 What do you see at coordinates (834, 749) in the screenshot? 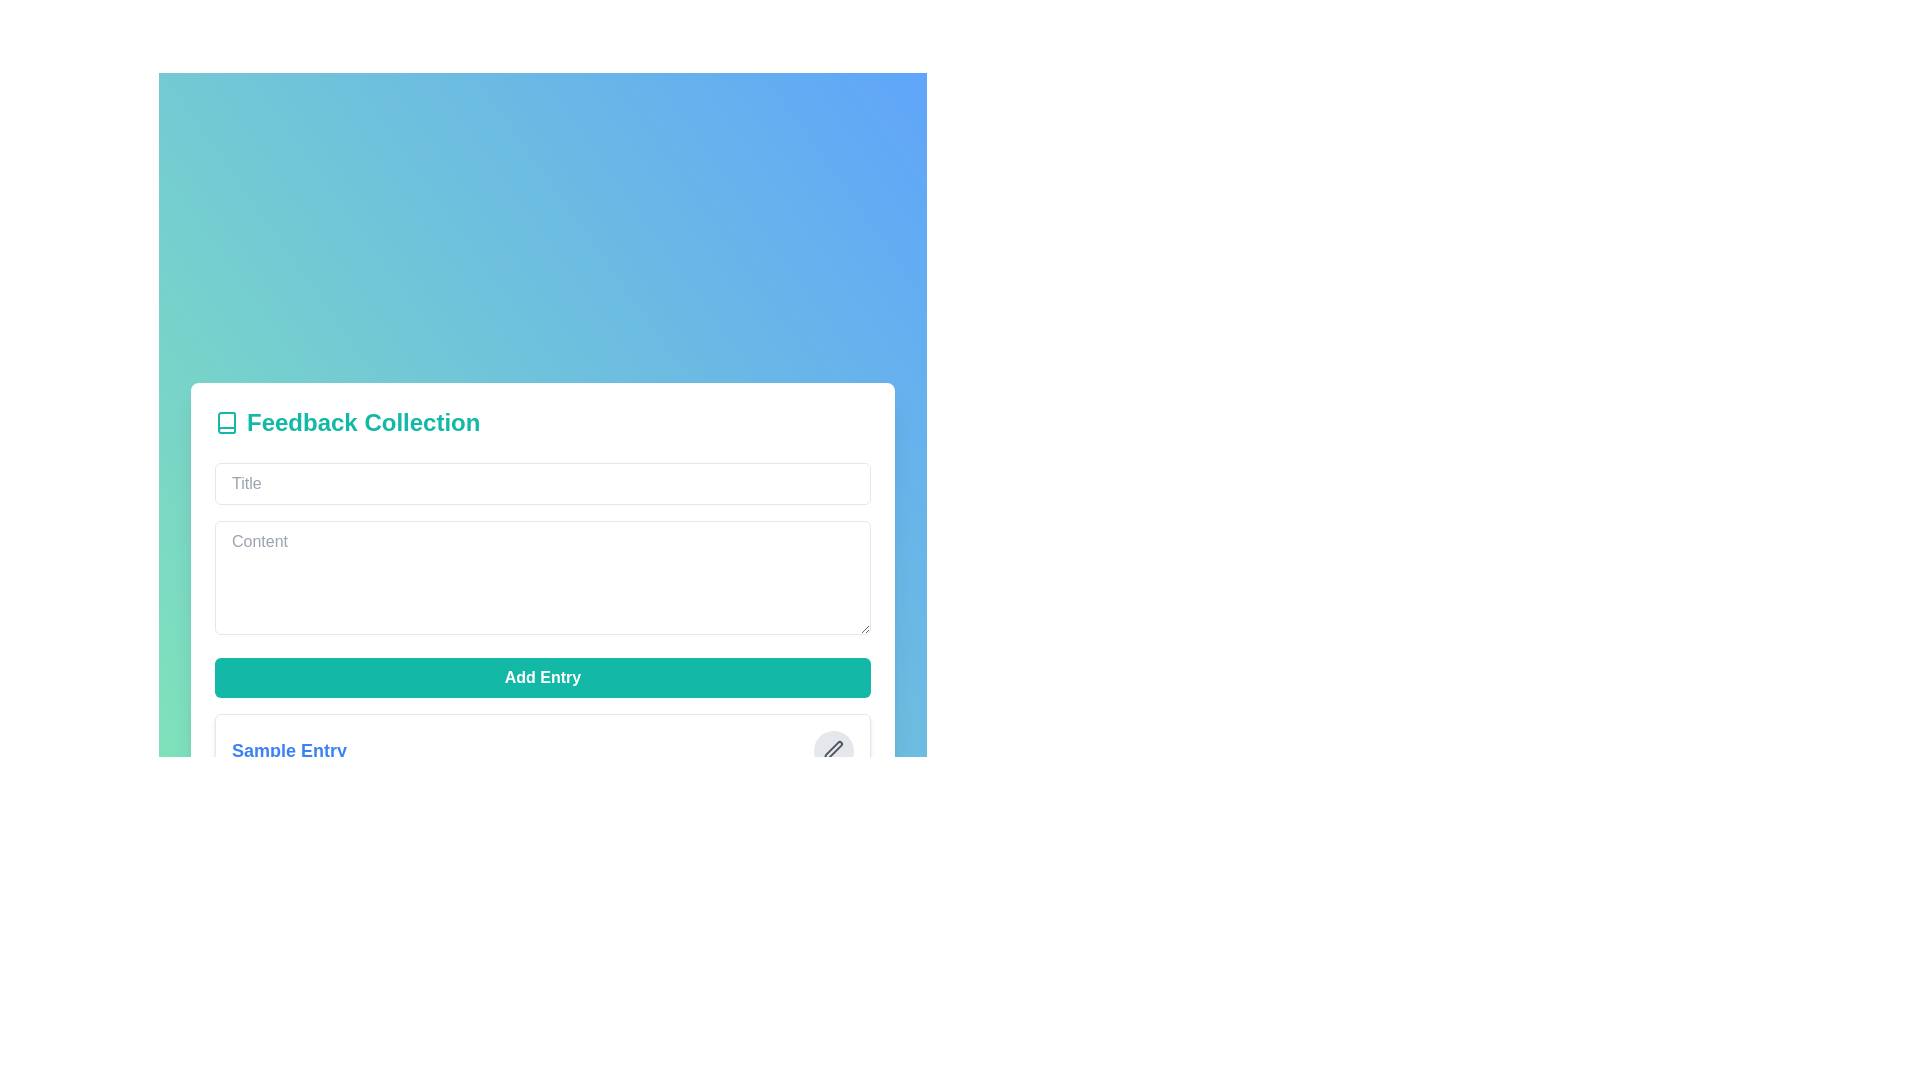
I see `the circular icon button with a gray background and a pen symbol in the center` at bounding box center [834, 749].